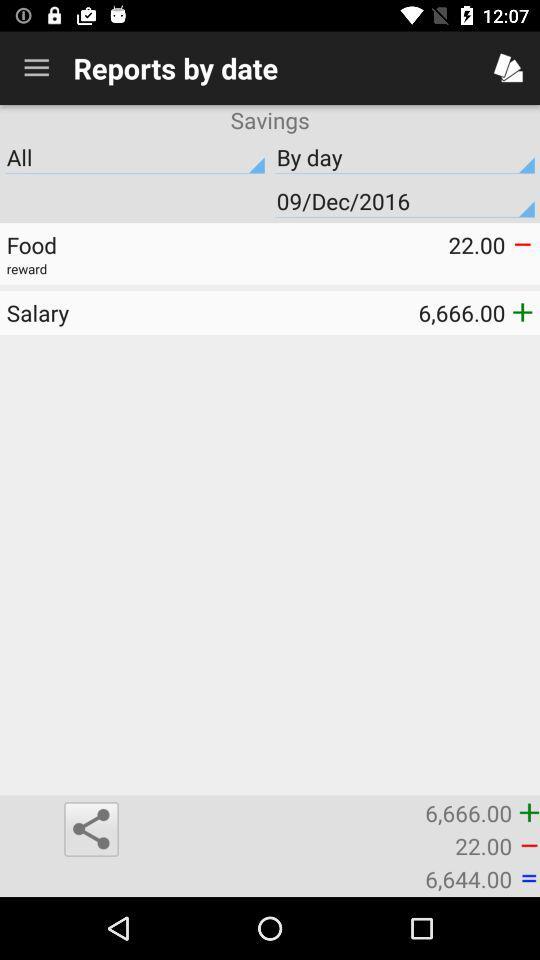 Image resolution: width=540 pixels, height=960 pixels. I want to click on icon next to reports by date item, so click(36, 68).